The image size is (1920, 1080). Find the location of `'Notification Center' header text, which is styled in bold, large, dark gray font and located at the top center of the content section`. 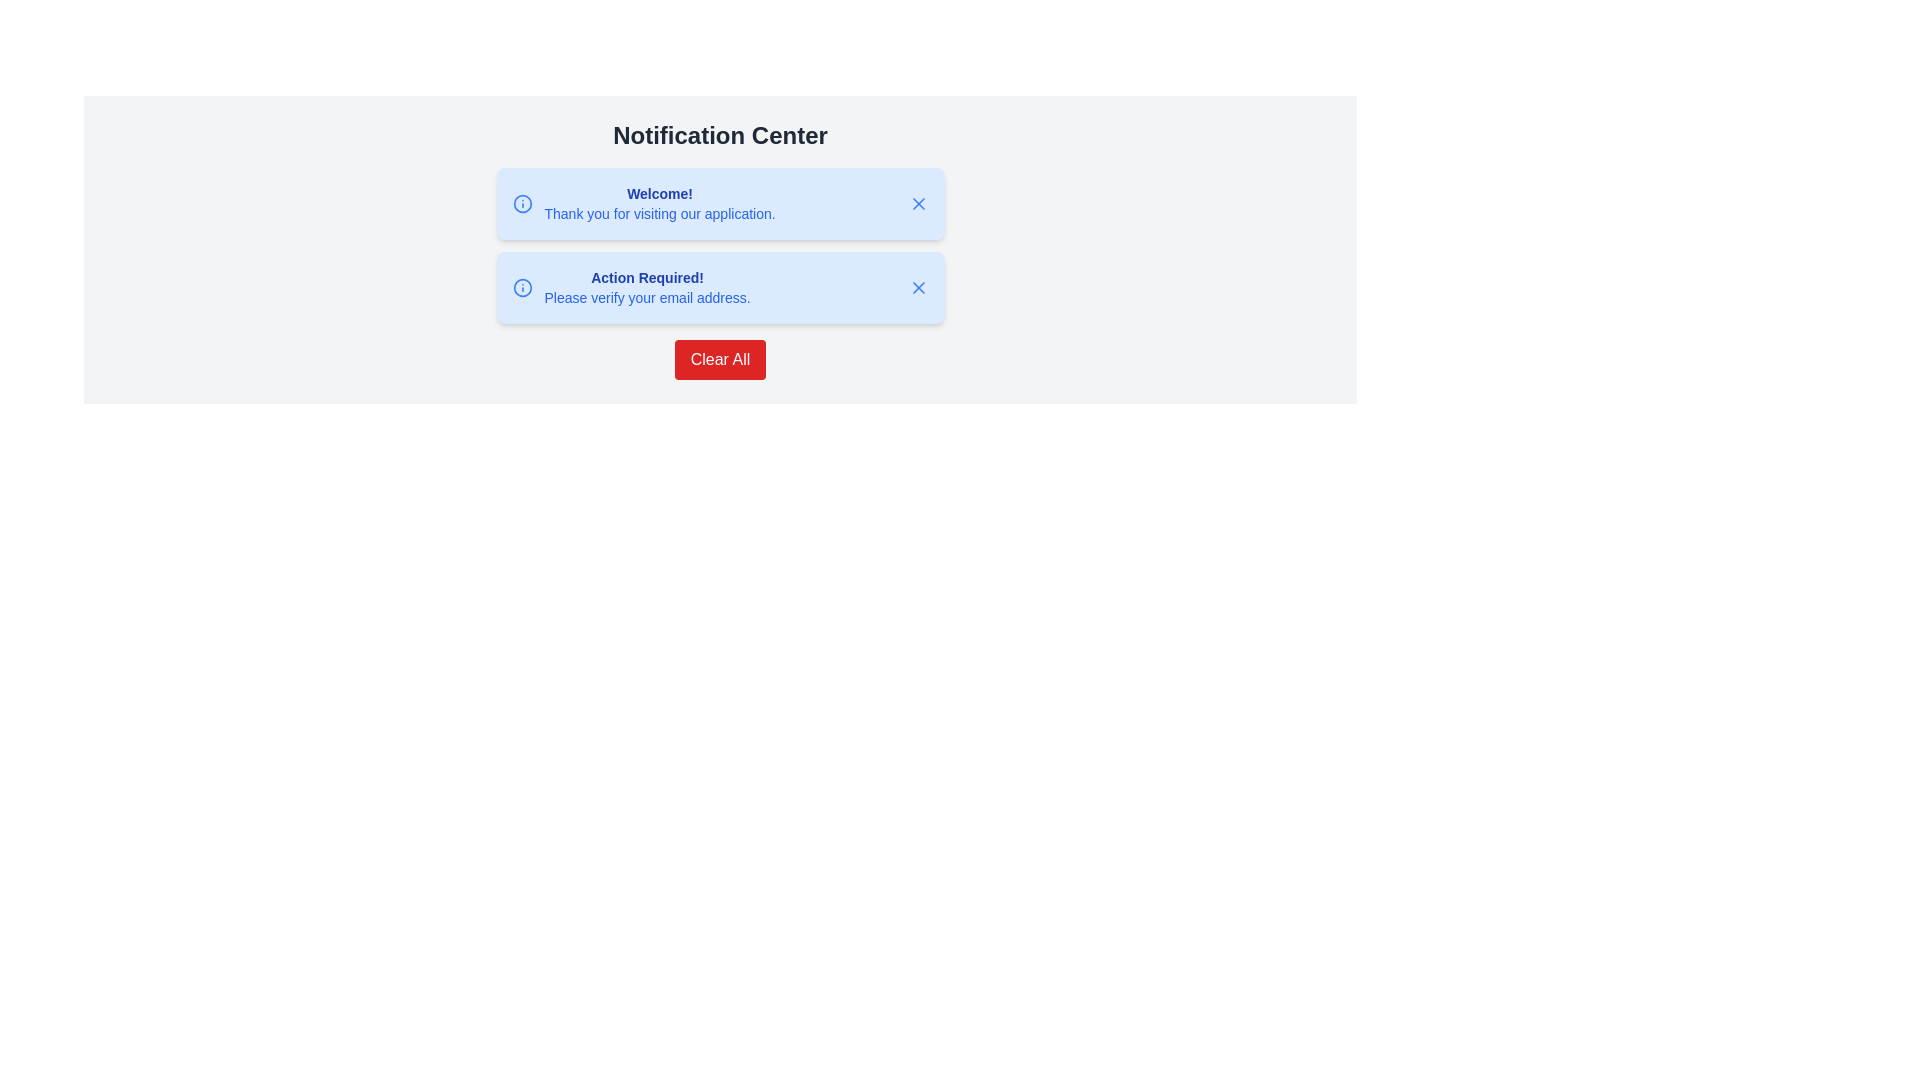

'Notification Center' header text, which is styled in bold, large, dark gray font and located at the top center of the content section is located at coordinates (720, 135).